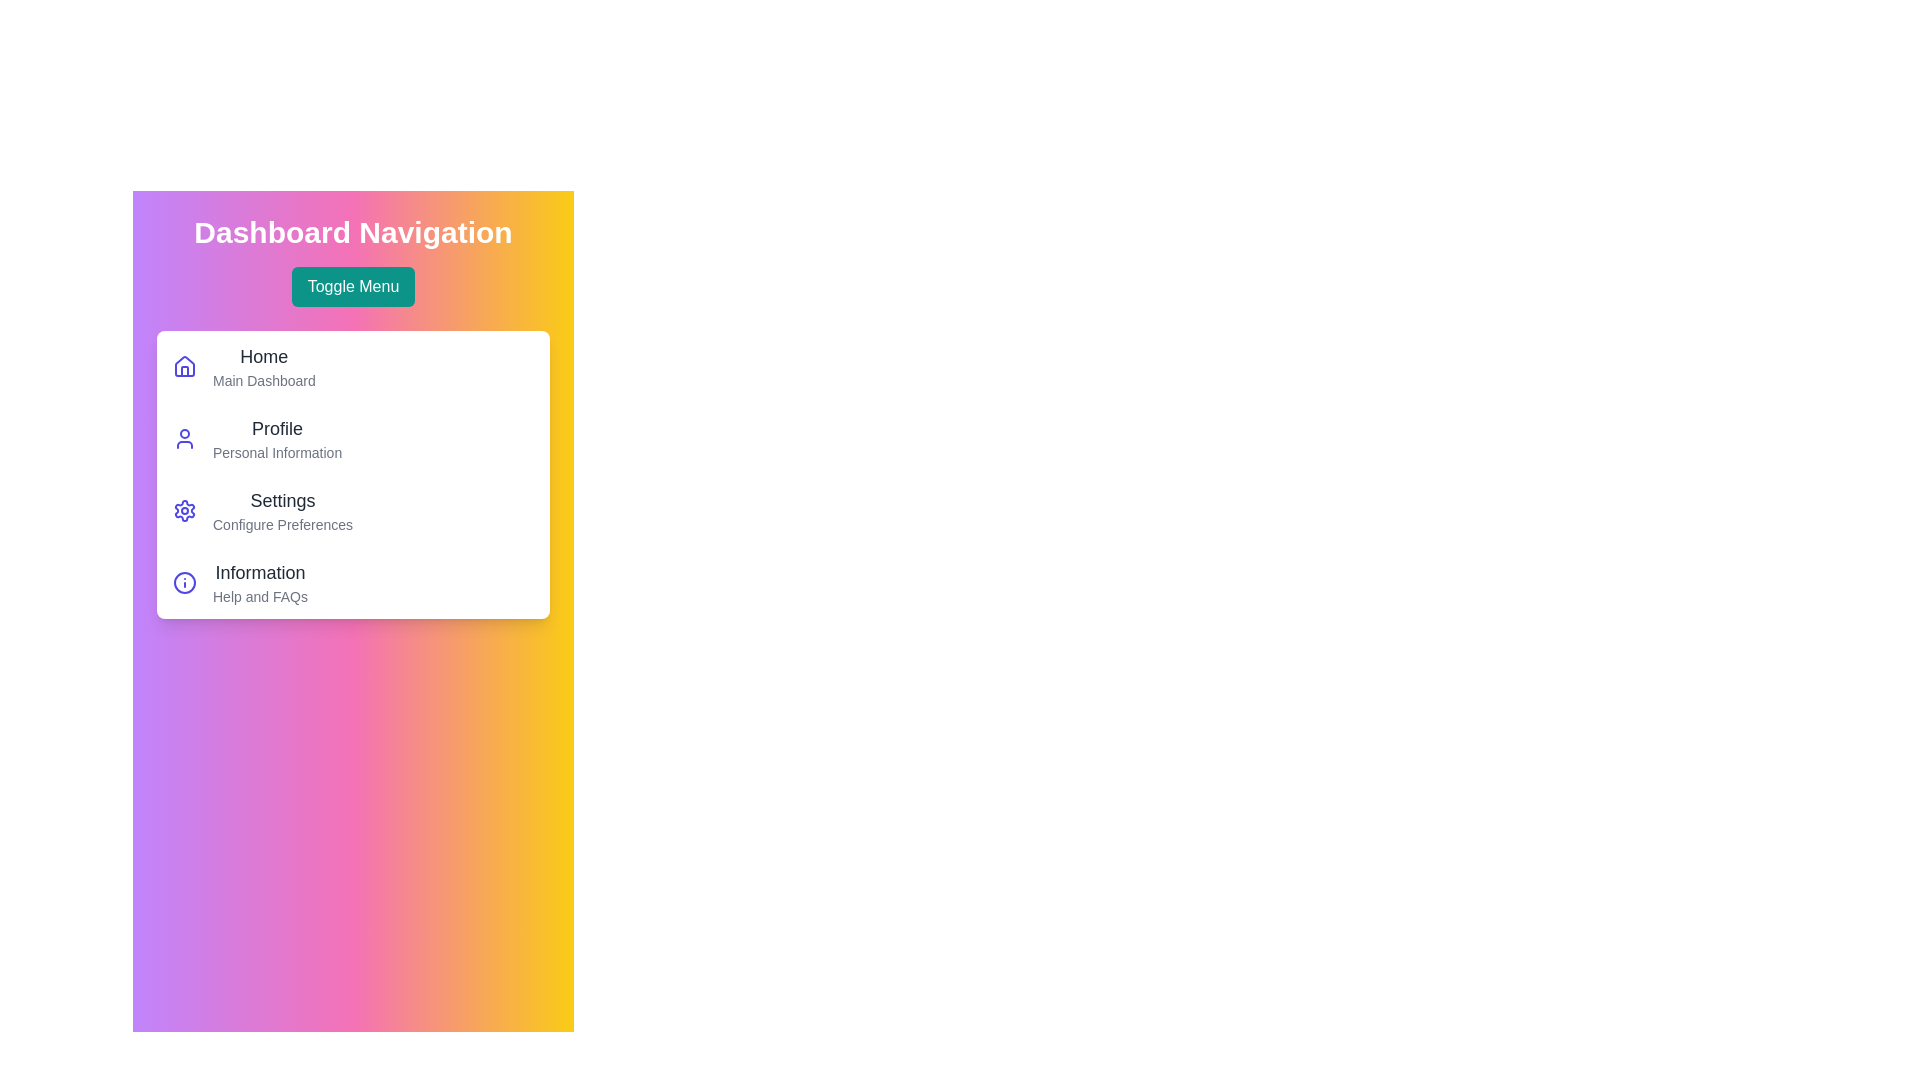 The width and height of the screenshot is (1920, 1080). Describe the element at coordinates (282, 500) in the screenshot. I see `the menu item labeled Settings` at that location.